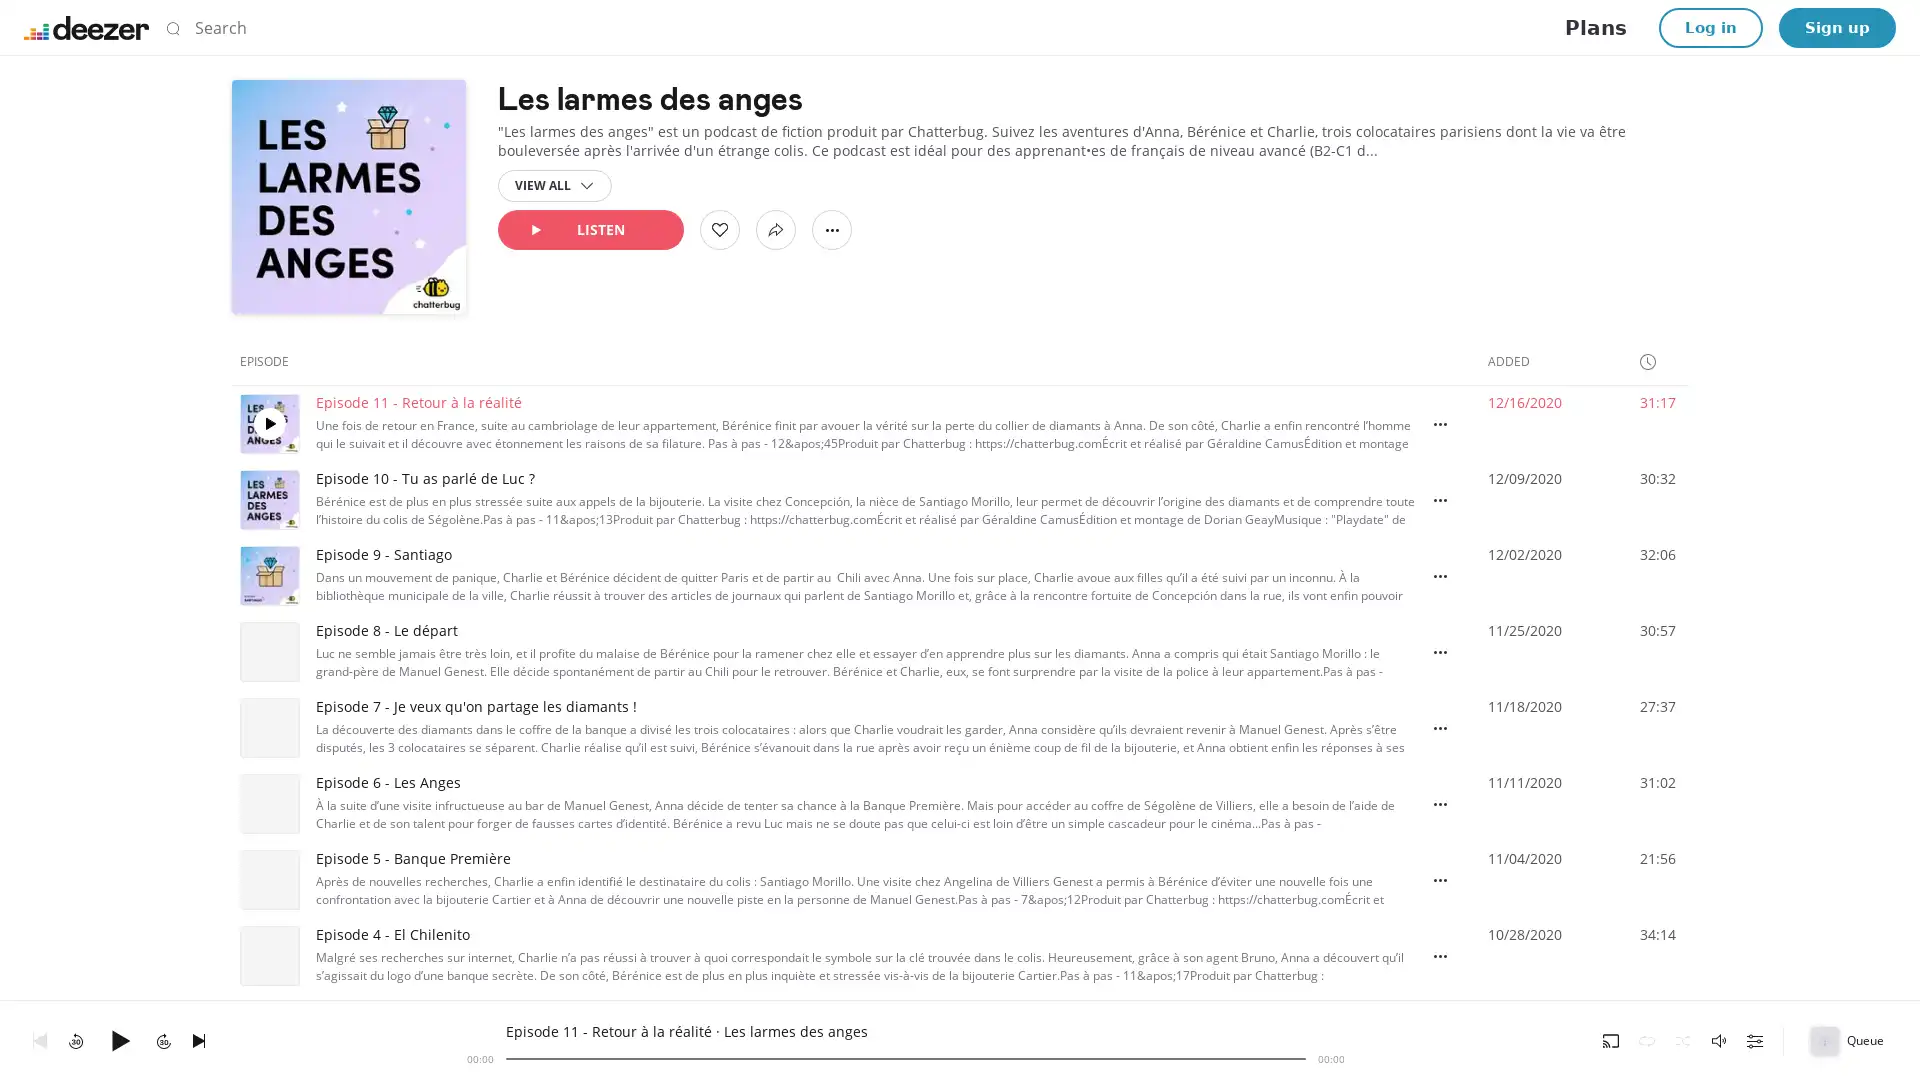 This screenshot has height=1080, width=1920. Describe the element at coordinates (555, 185) in the screenshot. I see `VIEW ALL` at that location.